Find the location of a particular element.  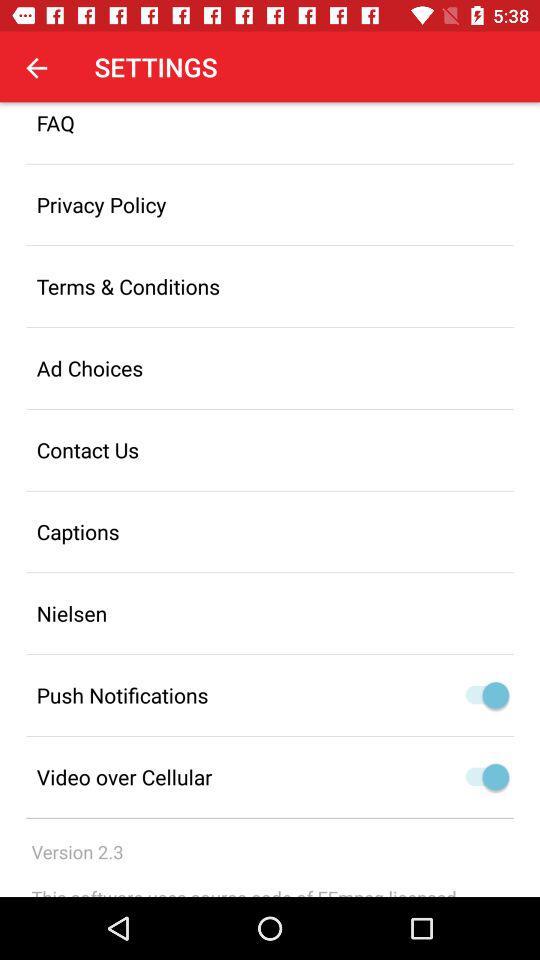

privacy policy item is located at coordinates (270, 204).